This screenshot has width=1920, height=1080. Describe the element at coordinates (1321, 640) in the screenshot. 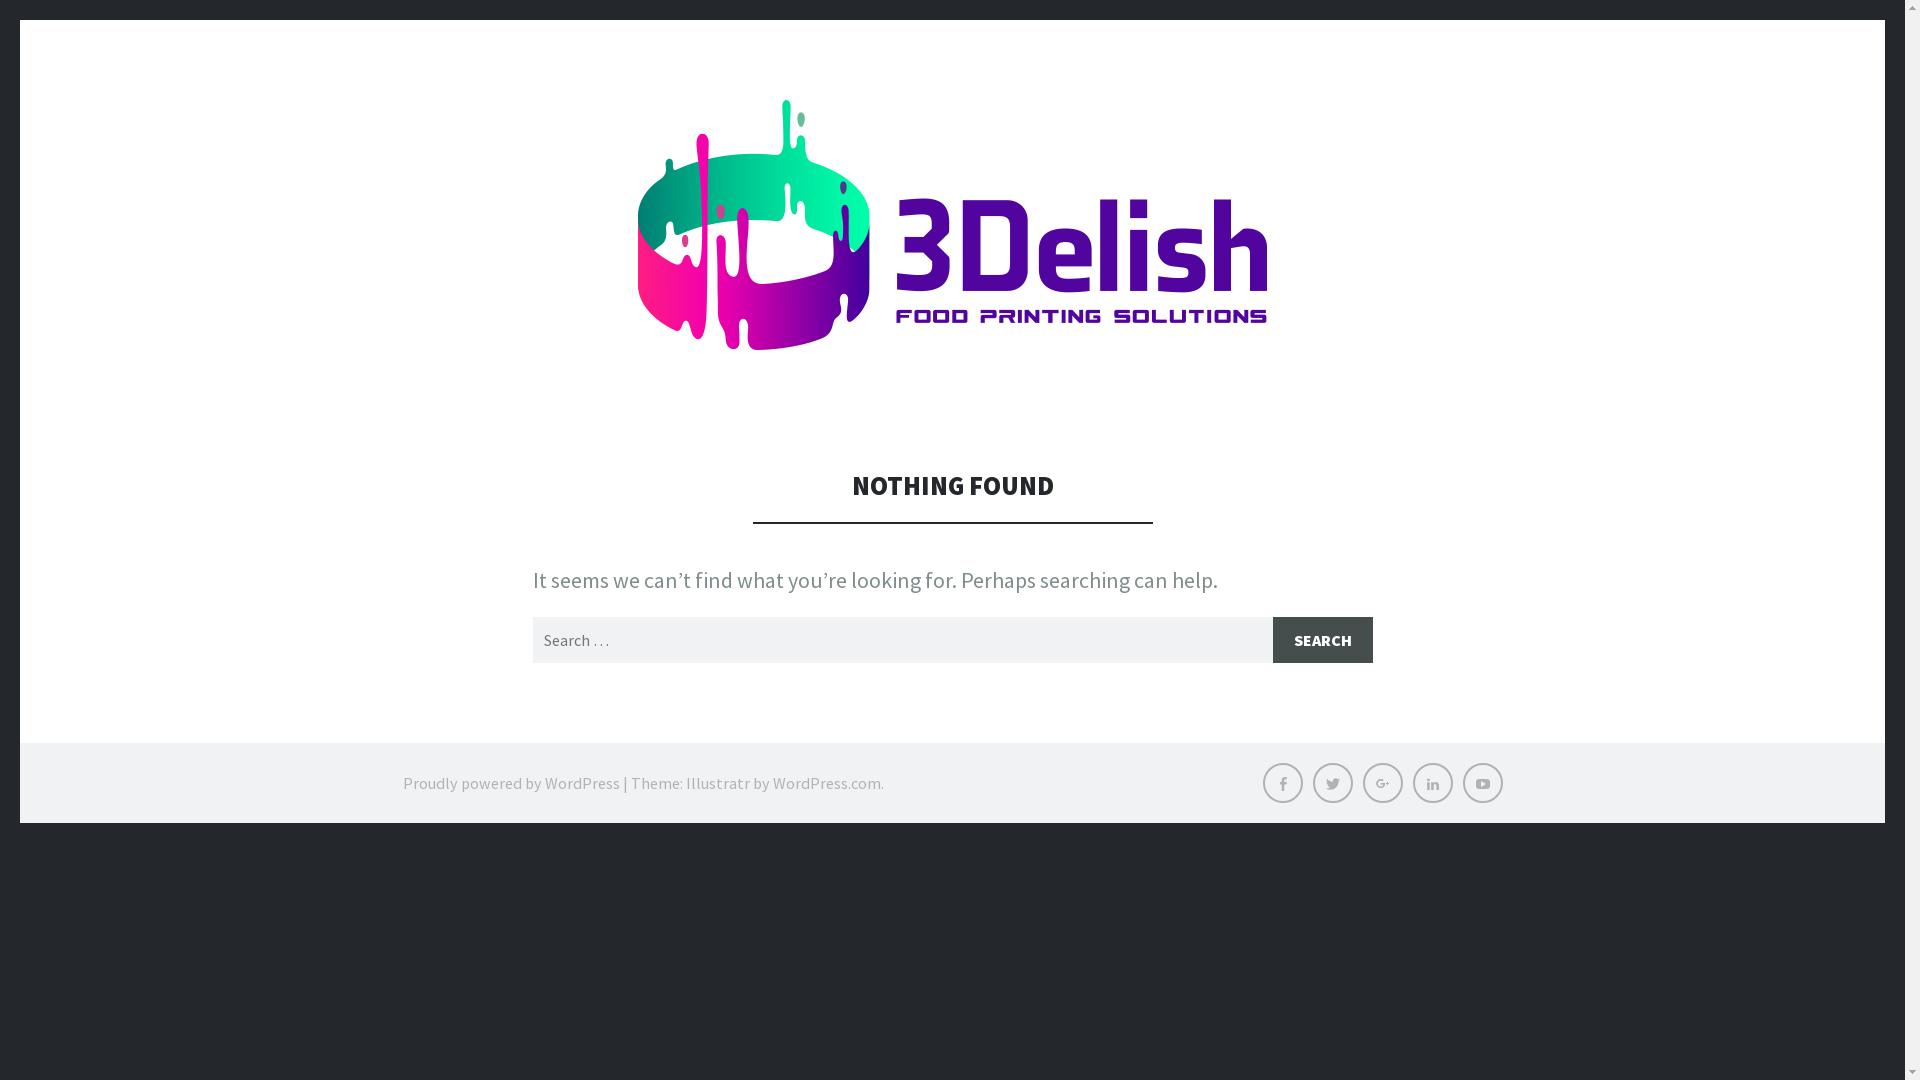

I see `'Search'` at that location.